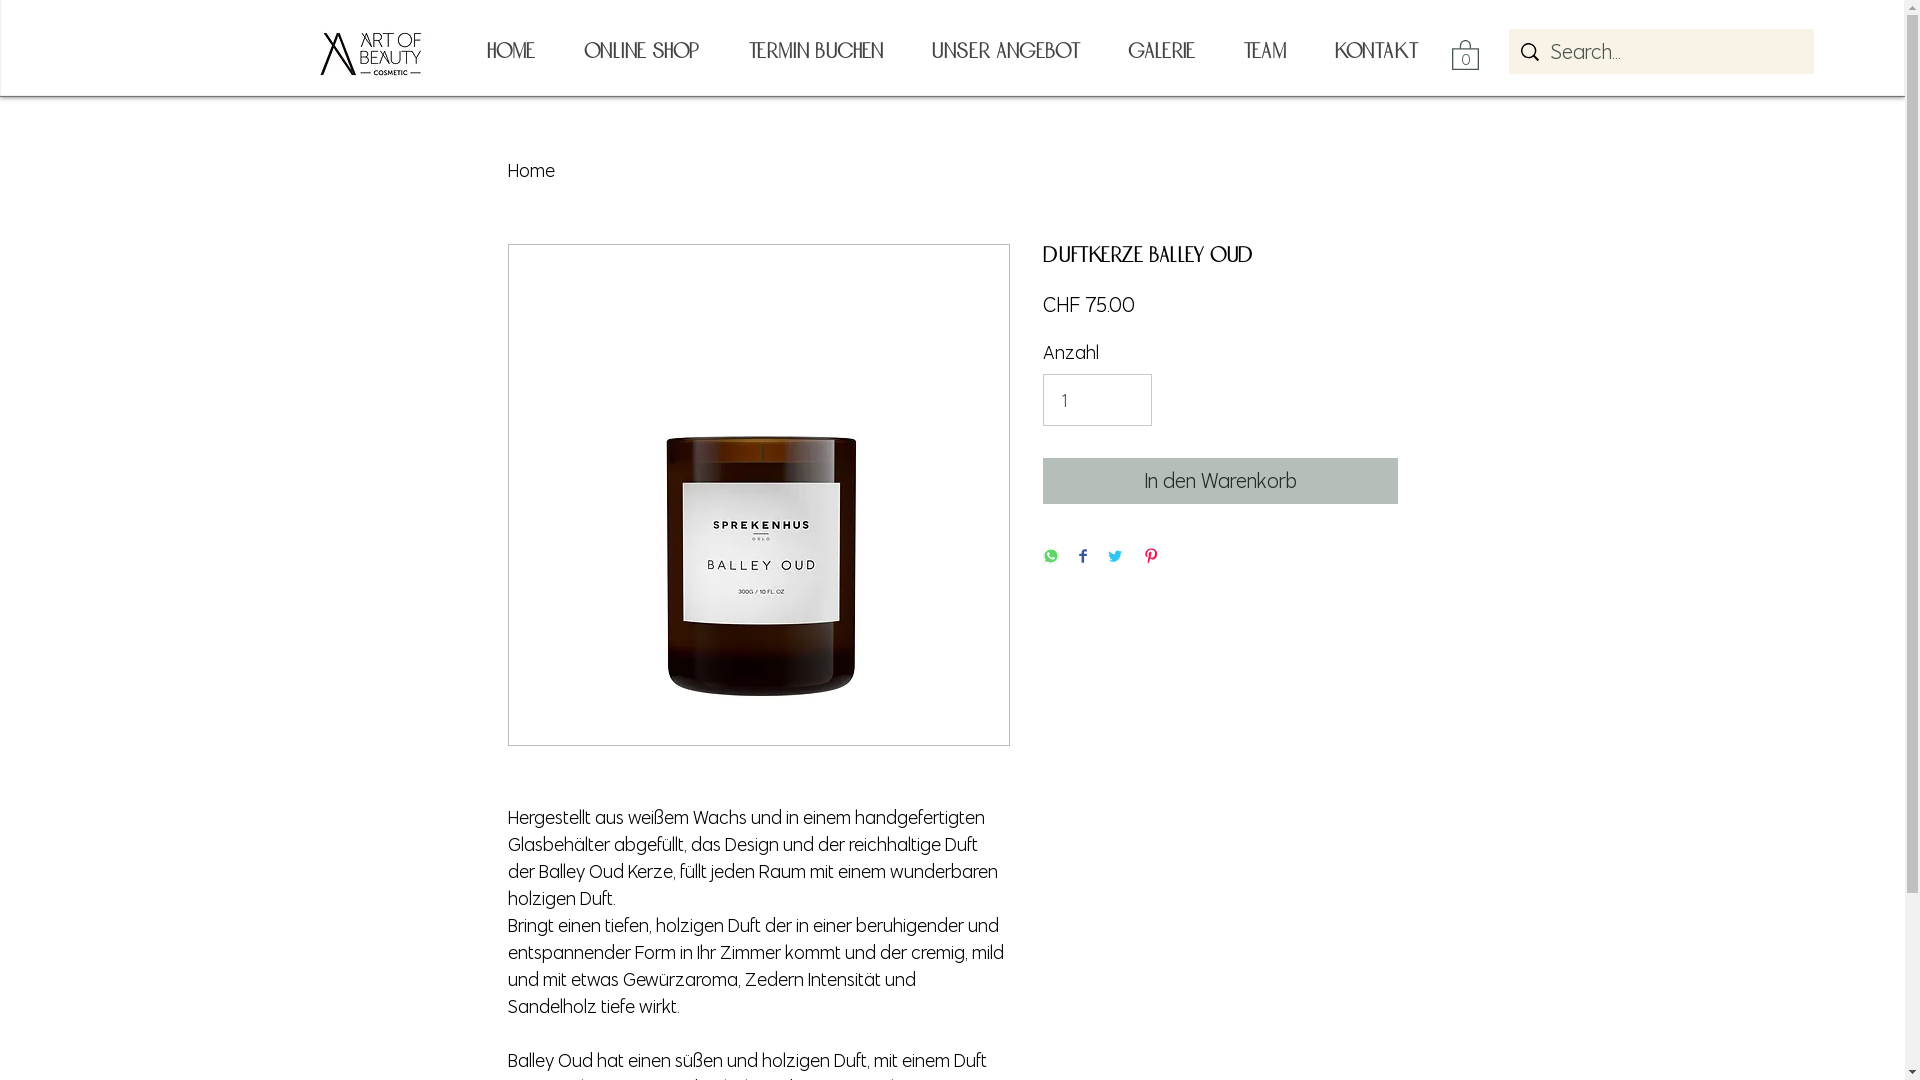 This screenshot has height=1080, width=1920. Describe the element at coordinates (509, 50) in the screenshot. I see `'HOME'` at that location.